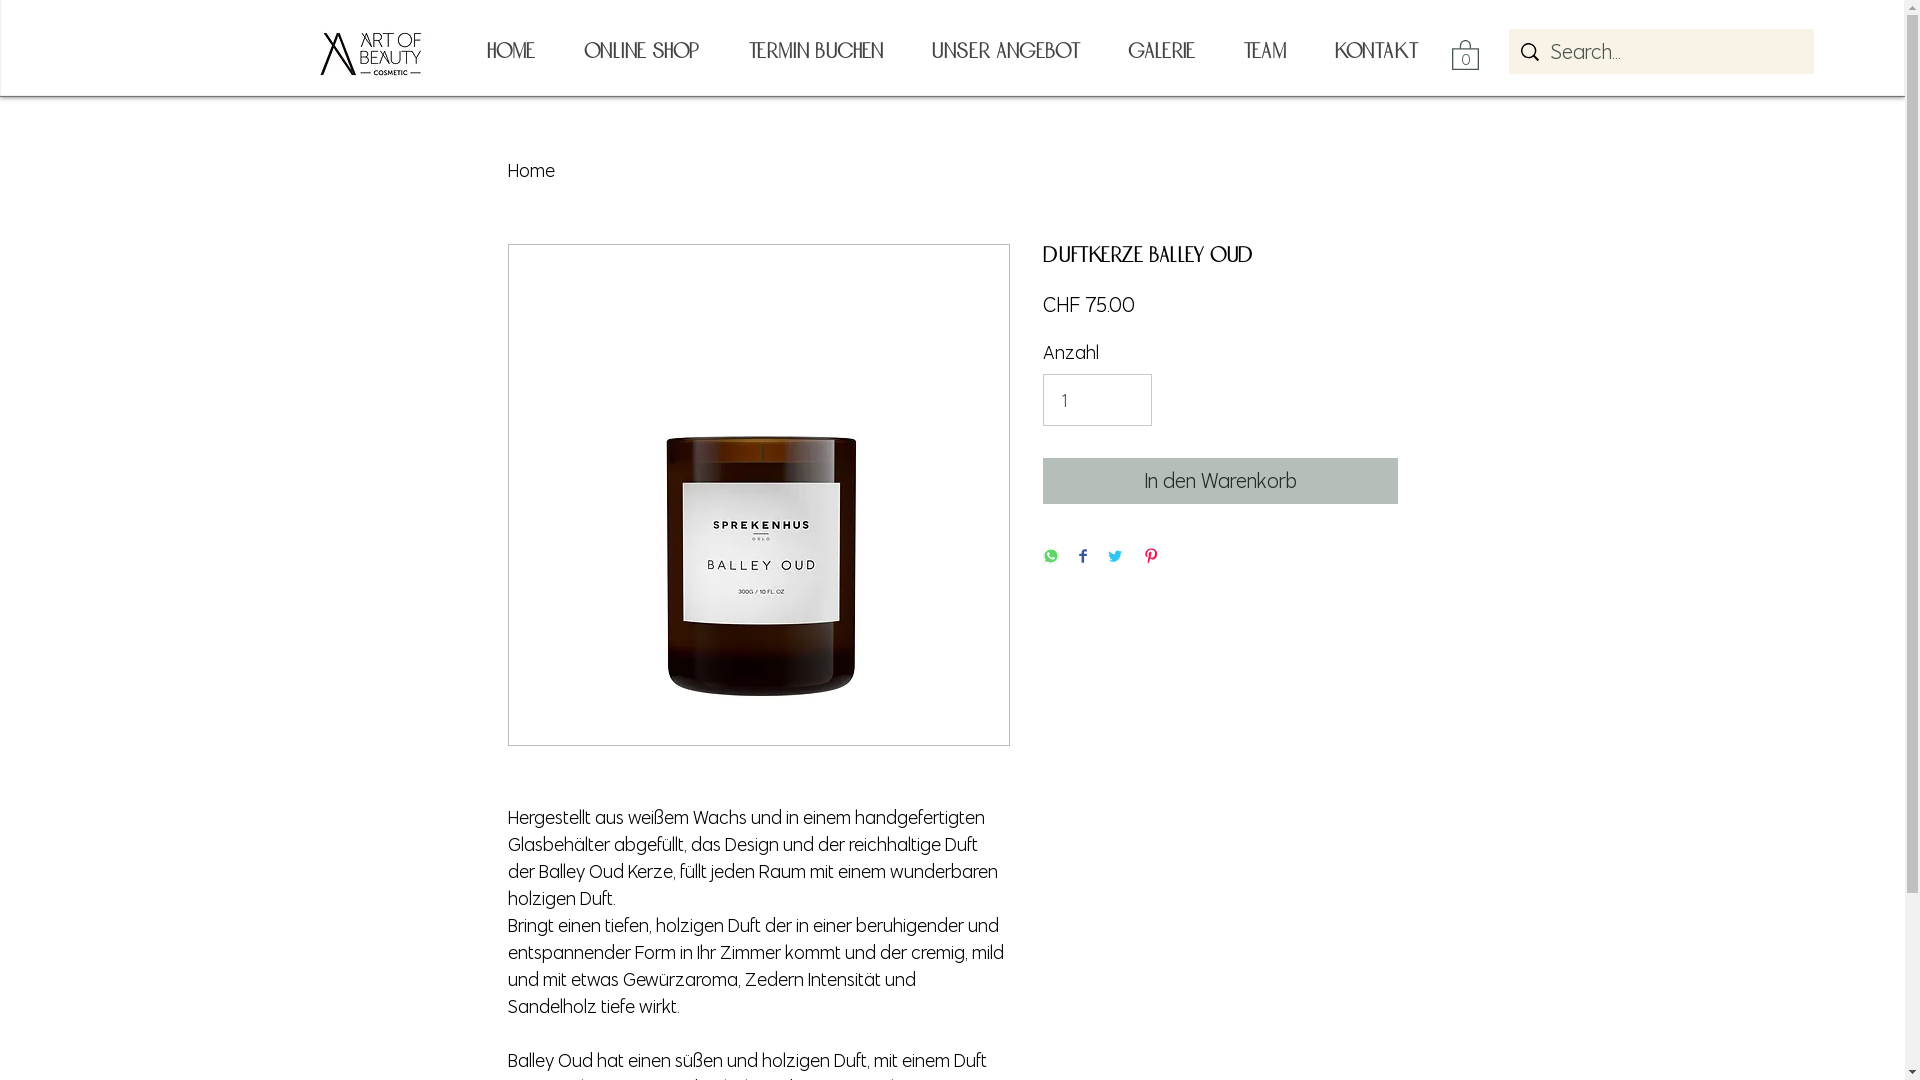 This screenshot has height=1080, width=1920. Describe the element at coordinates (509, 50) in the screenshot. I see `'HOME'` at that location.